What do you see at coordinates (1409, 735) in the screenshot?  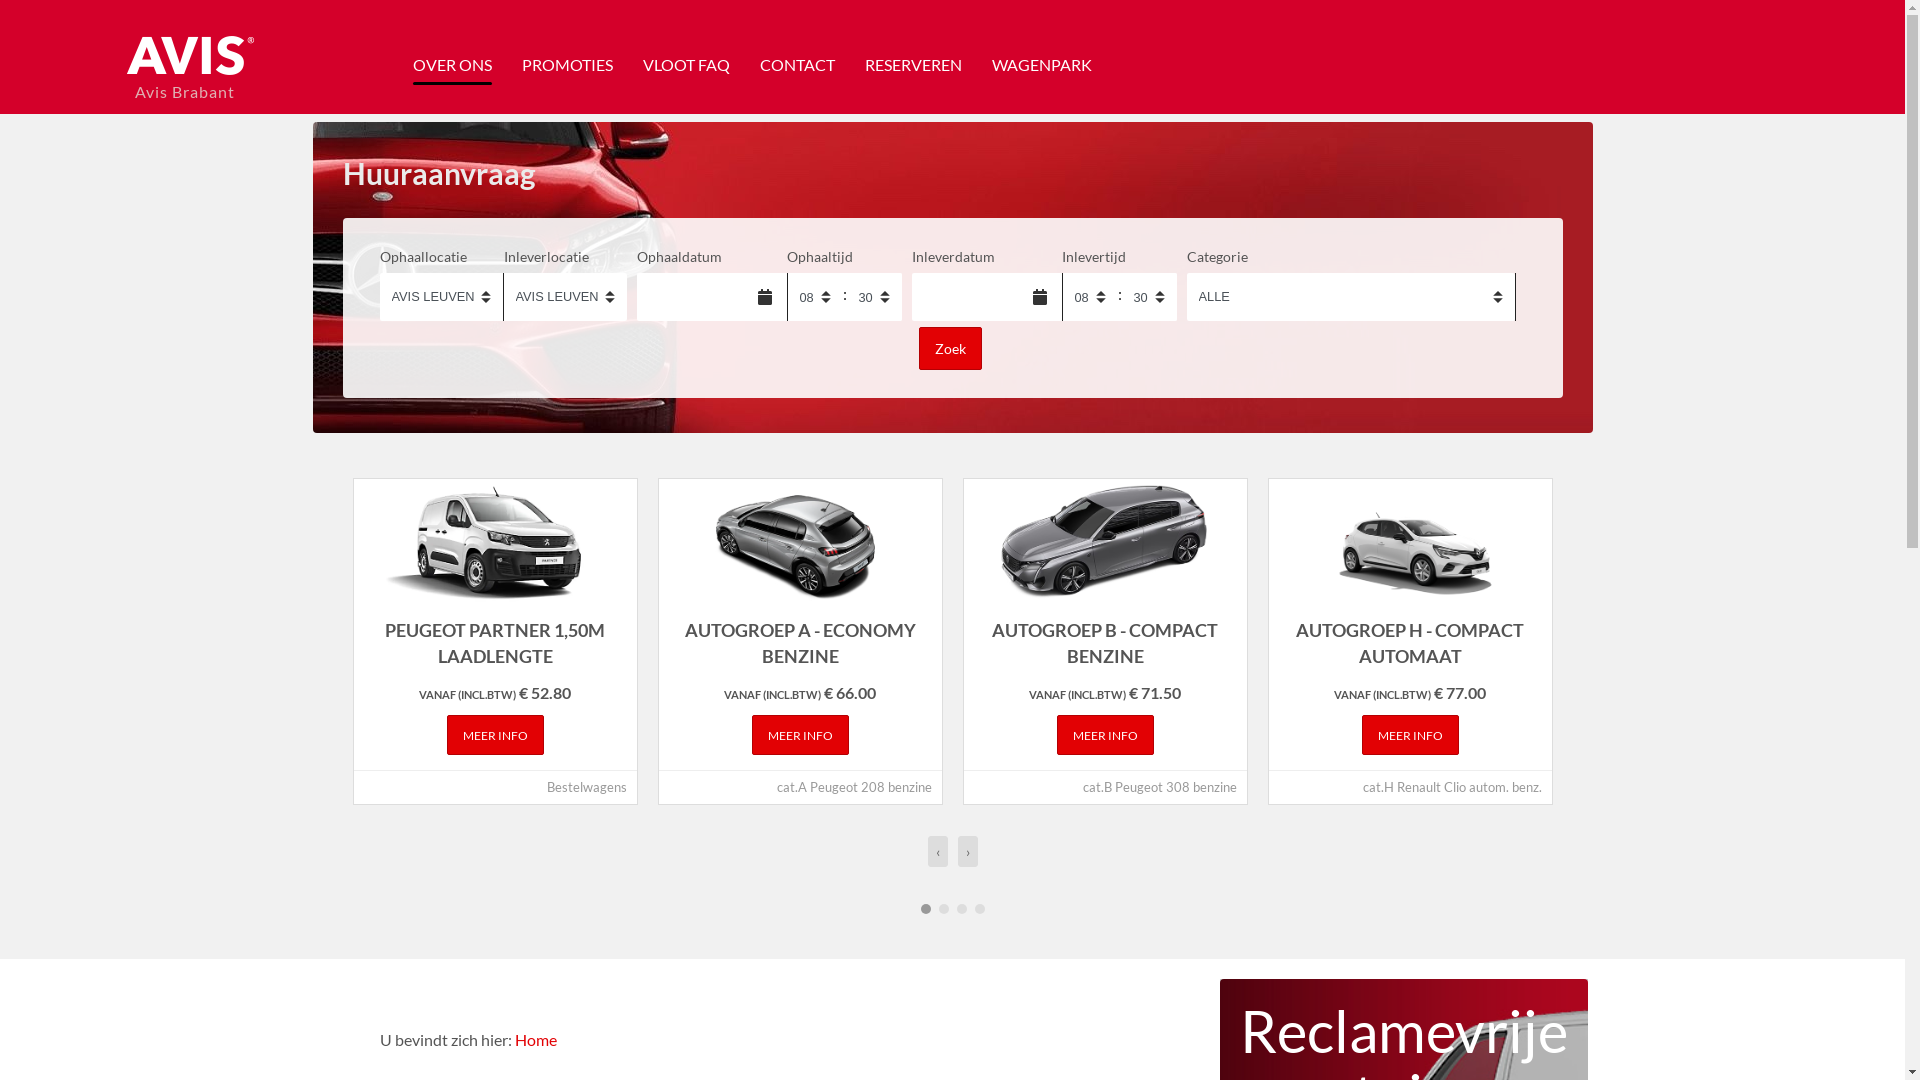 I see `'MEER INFO'` at bounding box center [1409, 735].